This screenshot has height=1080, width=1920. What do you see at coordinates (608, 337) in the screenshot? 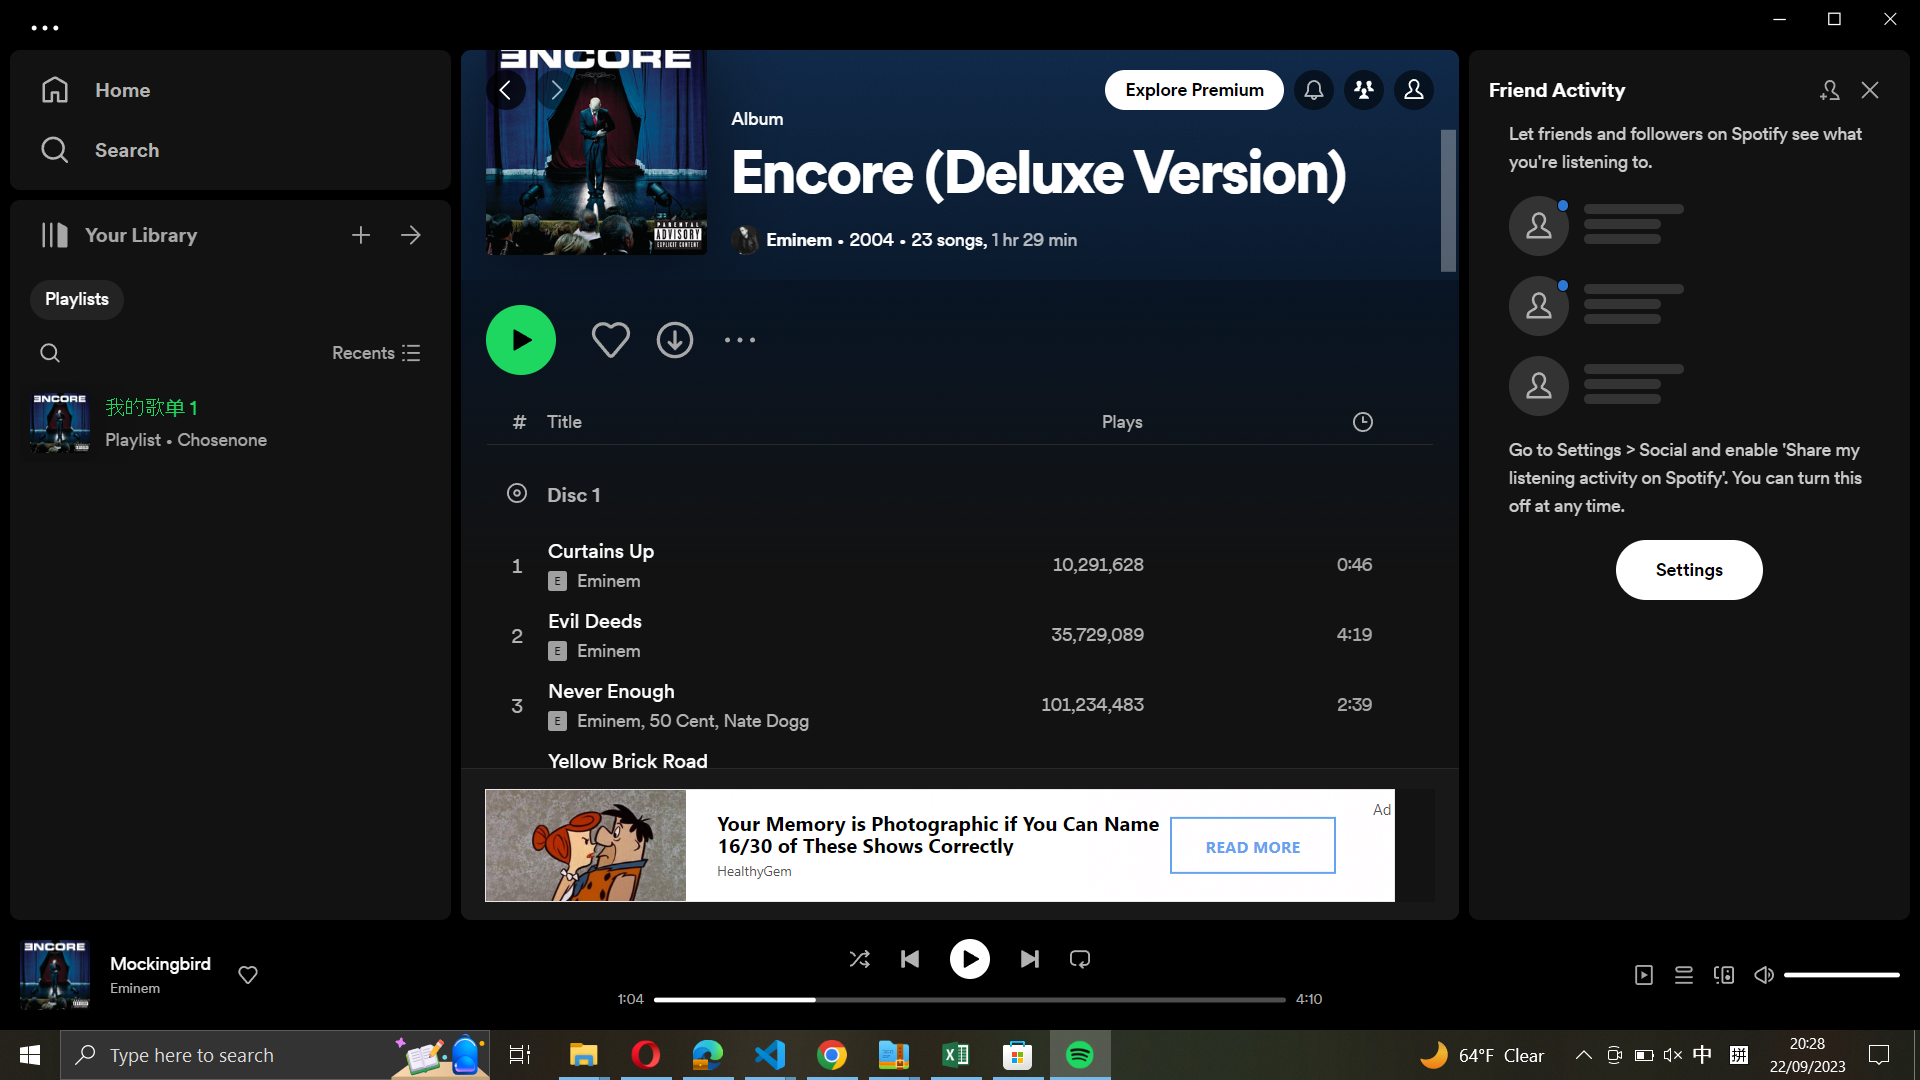
I see `Add the playlist to your favorites` at bounding box center [608, 337].